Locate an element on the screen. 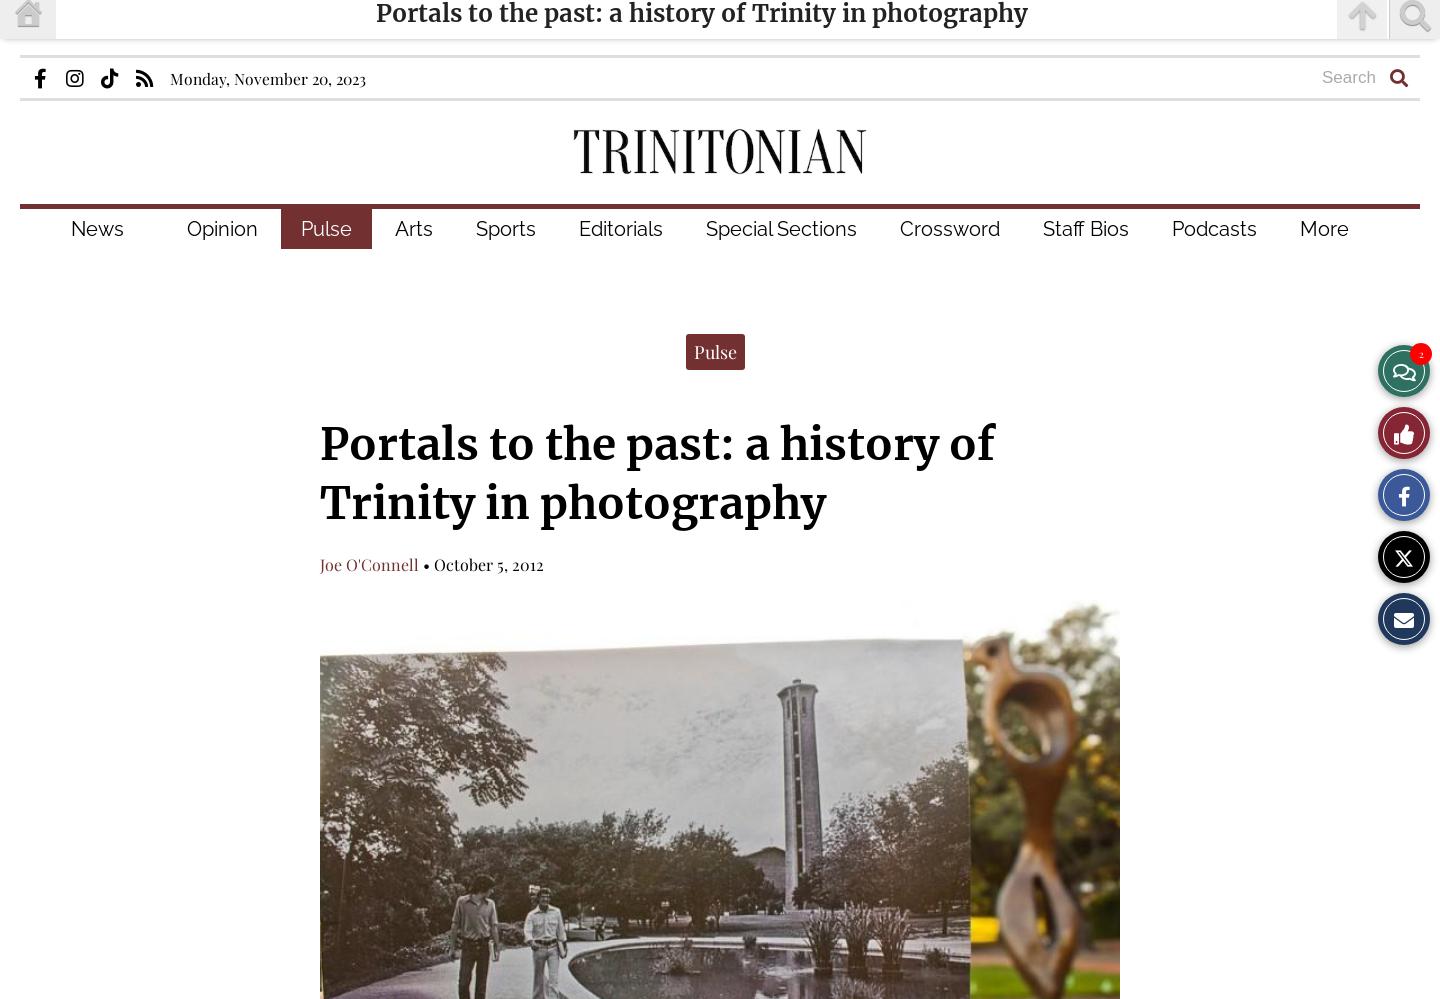 The height and width of the screenshot is (999, 1440). 'Joe O'Connell' is located at coordinates (368, 563).